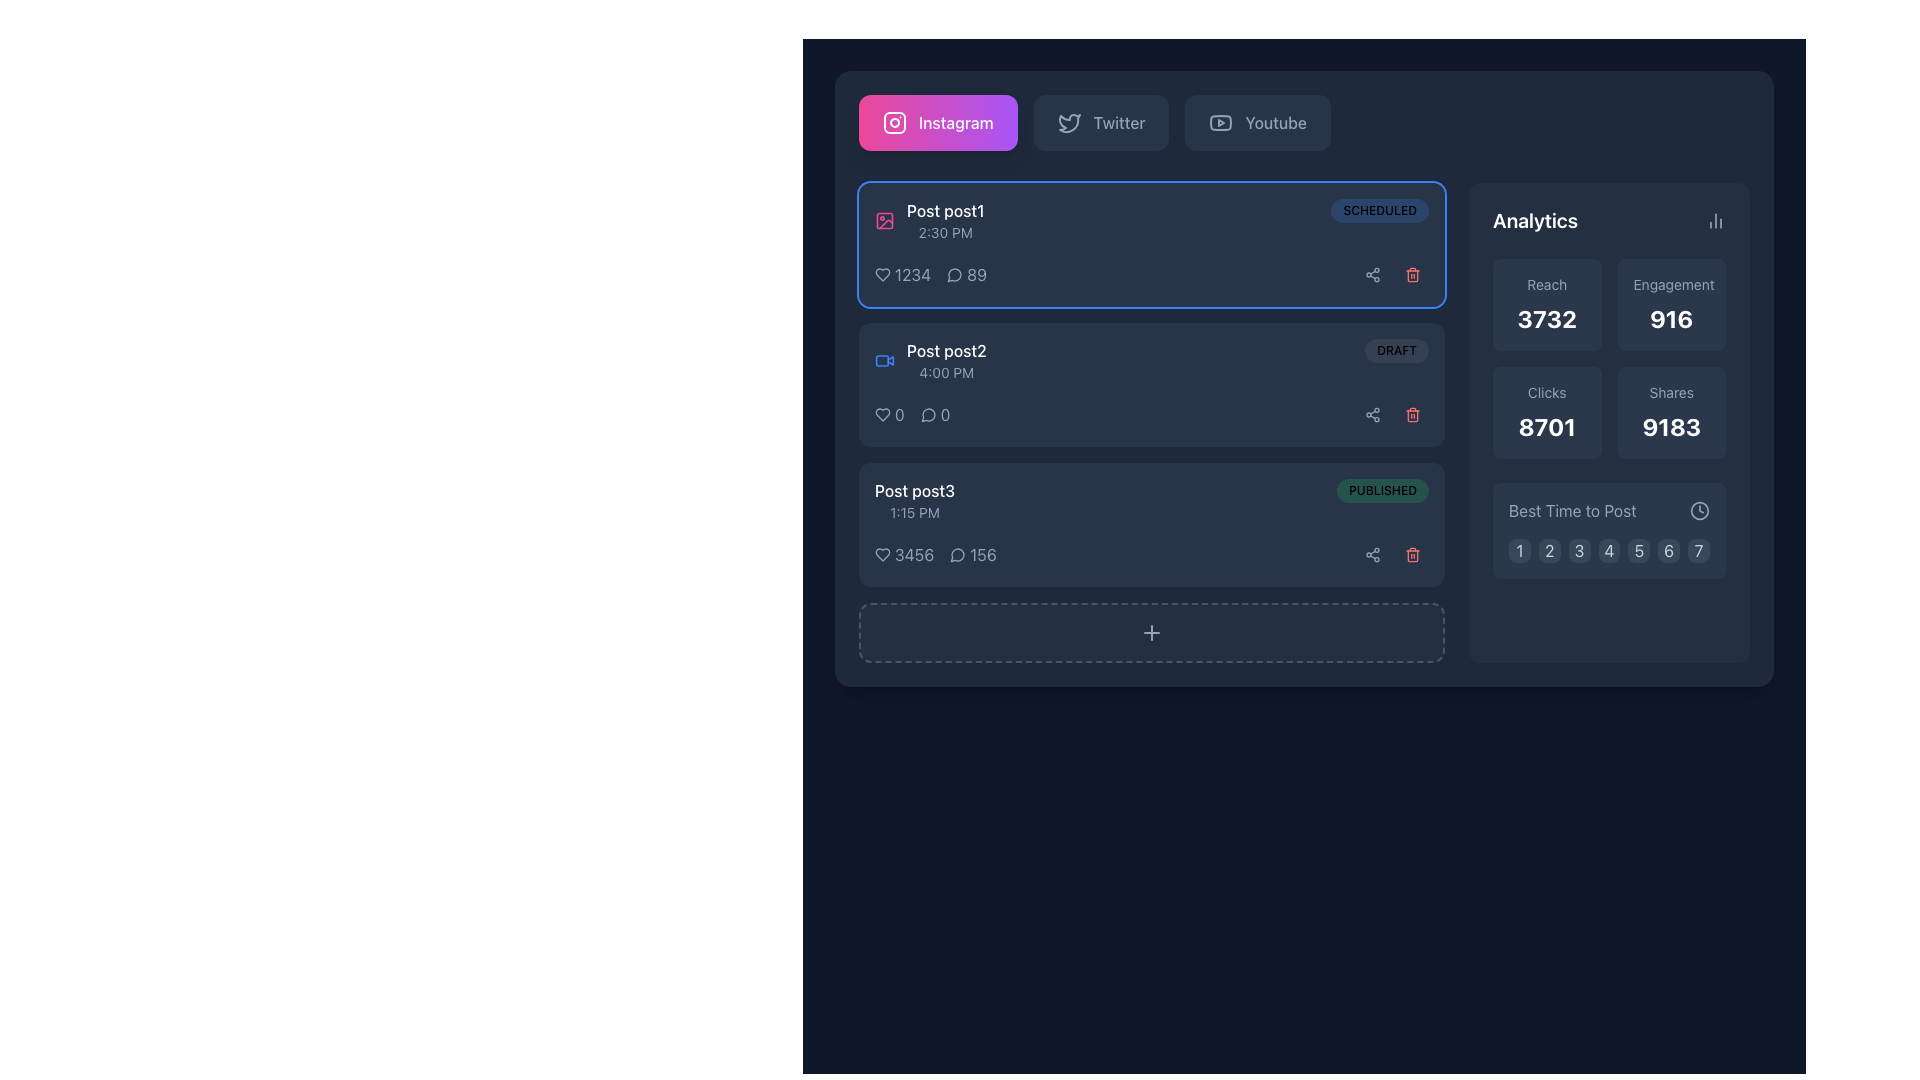 This screenshot has height=1080, width=1920. I want to click on the 'Twitter' button, which is a rectangular button with rounded edges, dark bluish-gray background, and gray capitalized text, so click(1100, 123).